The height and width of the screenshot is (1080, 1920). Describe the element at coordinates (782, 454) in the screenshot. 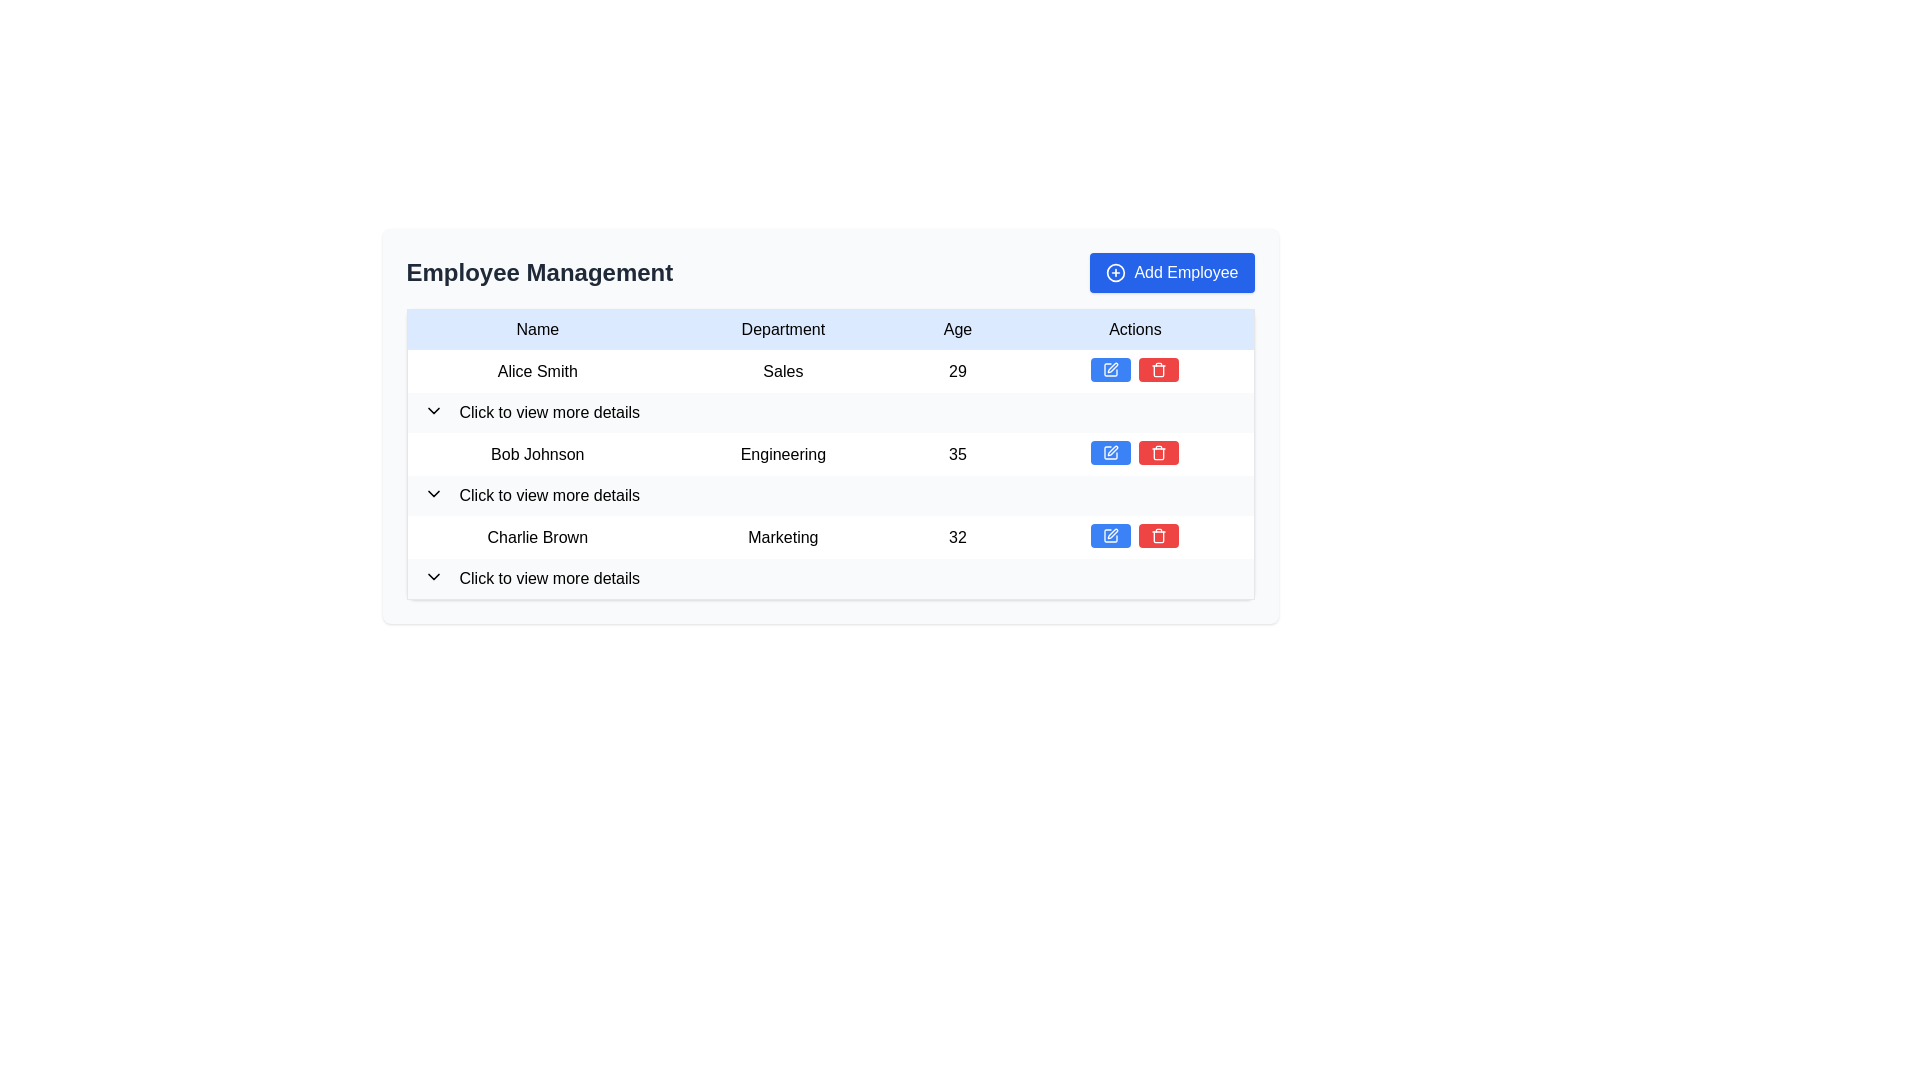

I see `the text element representing the department affiliation of an employee in the second row of the table under the 'Department' column` at that location.